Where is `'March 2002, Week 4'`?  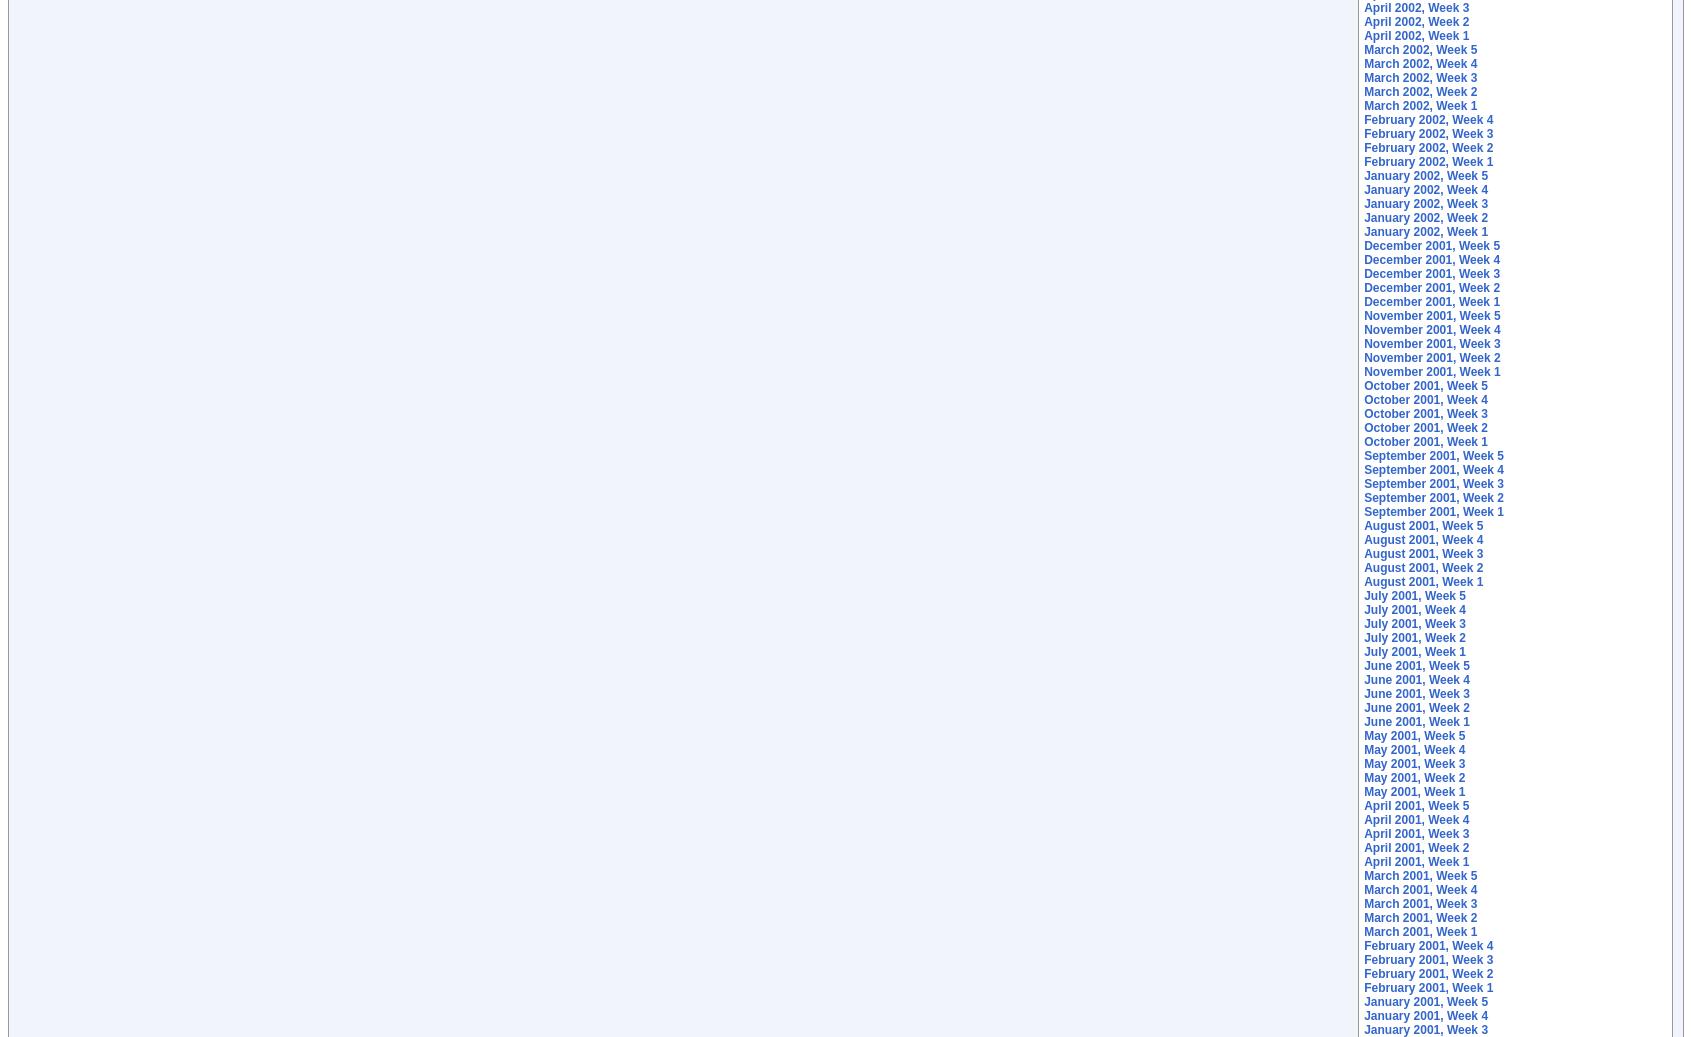 'March 2002, Week 4' is located at coordinates (1419, 62).